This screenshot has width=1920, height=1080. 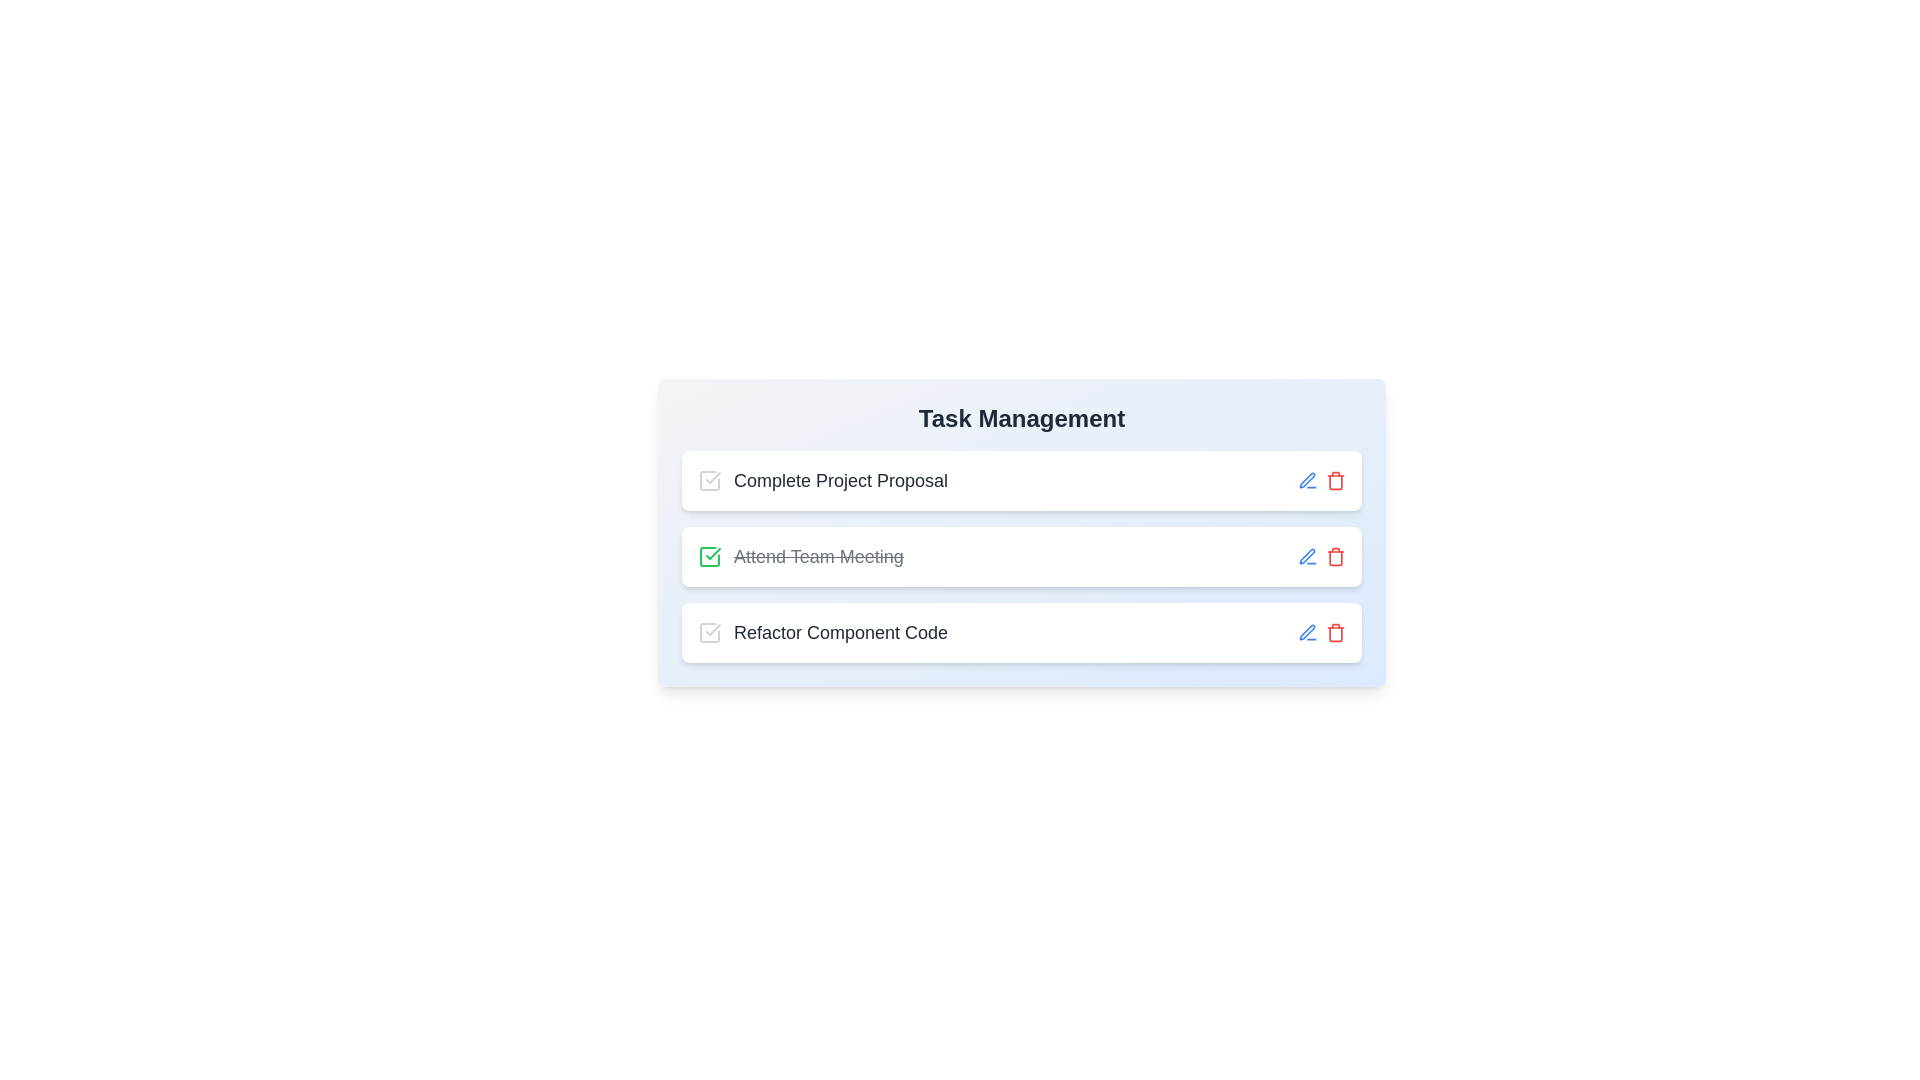 I want to click on the right button of the composite UI component in the bottom-right corner of the 'Refactor Component Code' card, so click(x=1321, y=632).